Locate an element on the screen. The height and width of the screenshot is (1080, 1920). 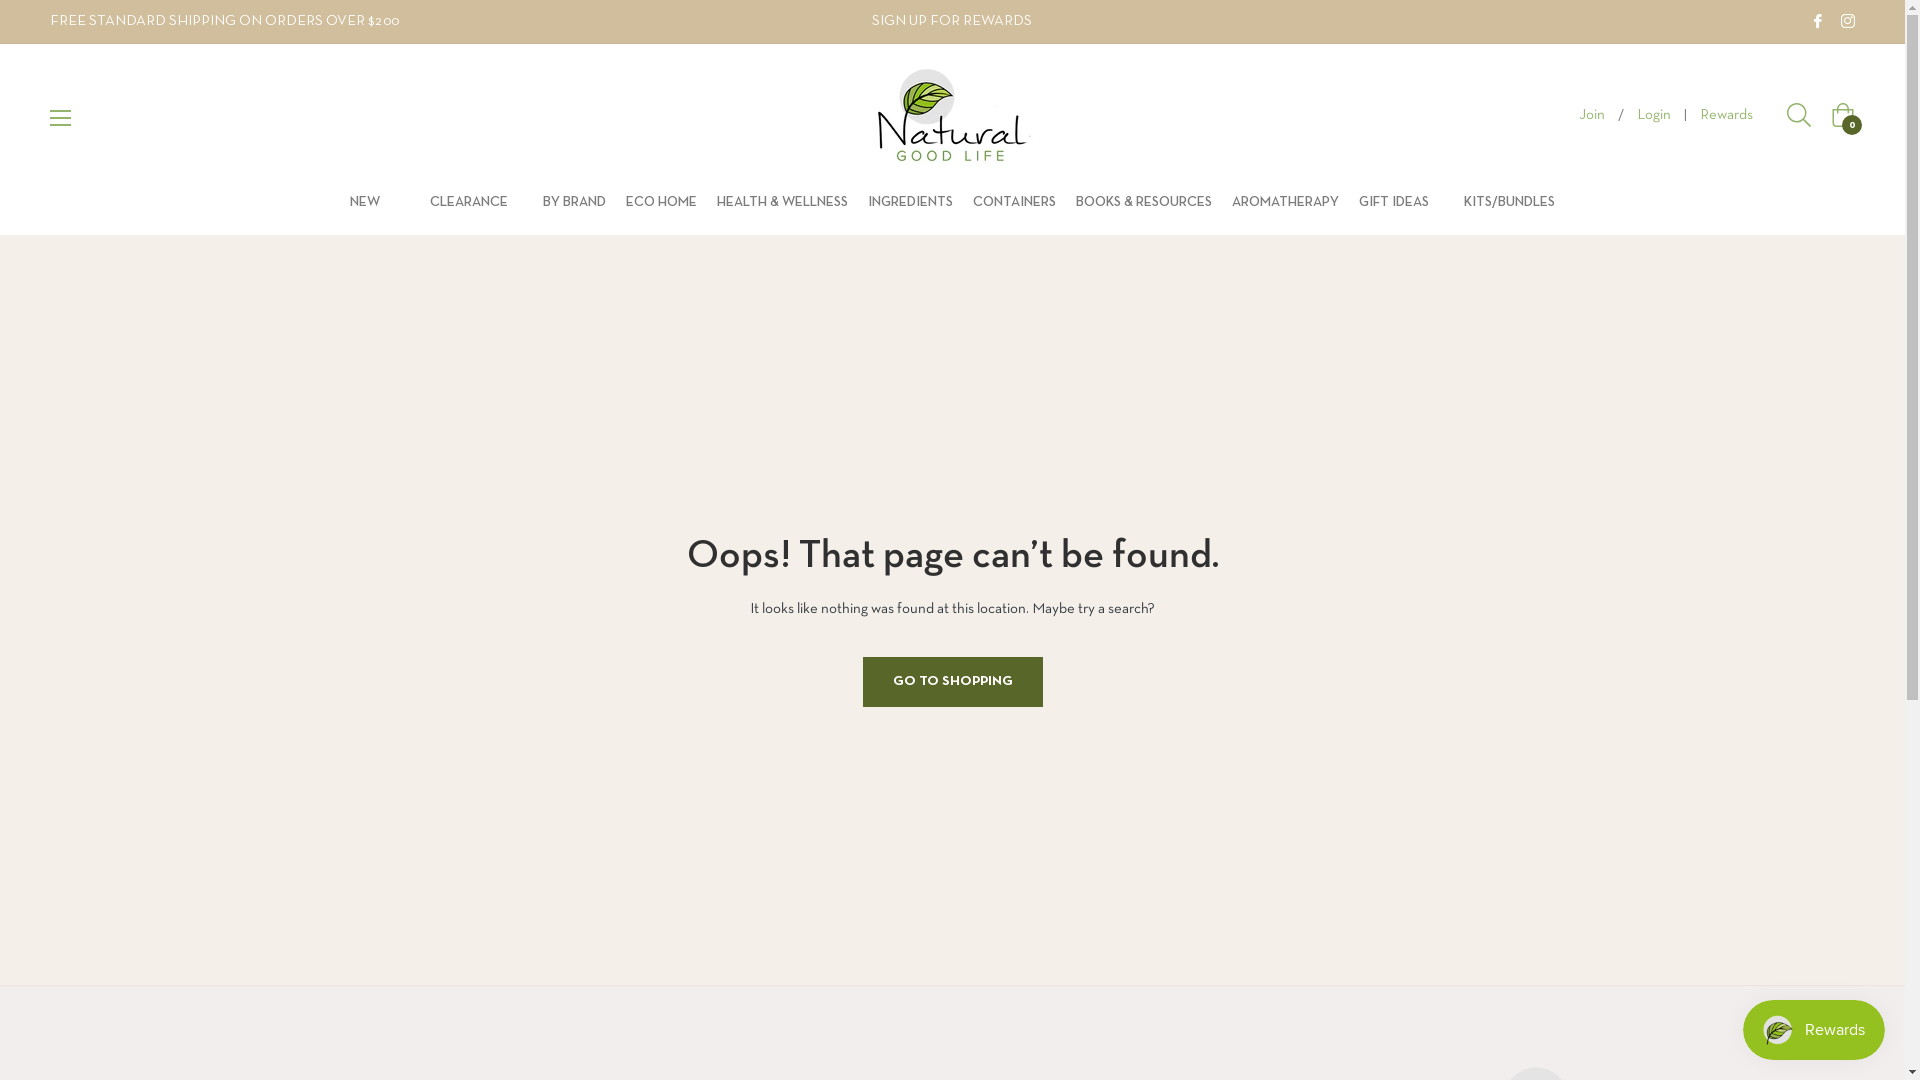
'CLEARANCE' is located at coordinates (468, 202).